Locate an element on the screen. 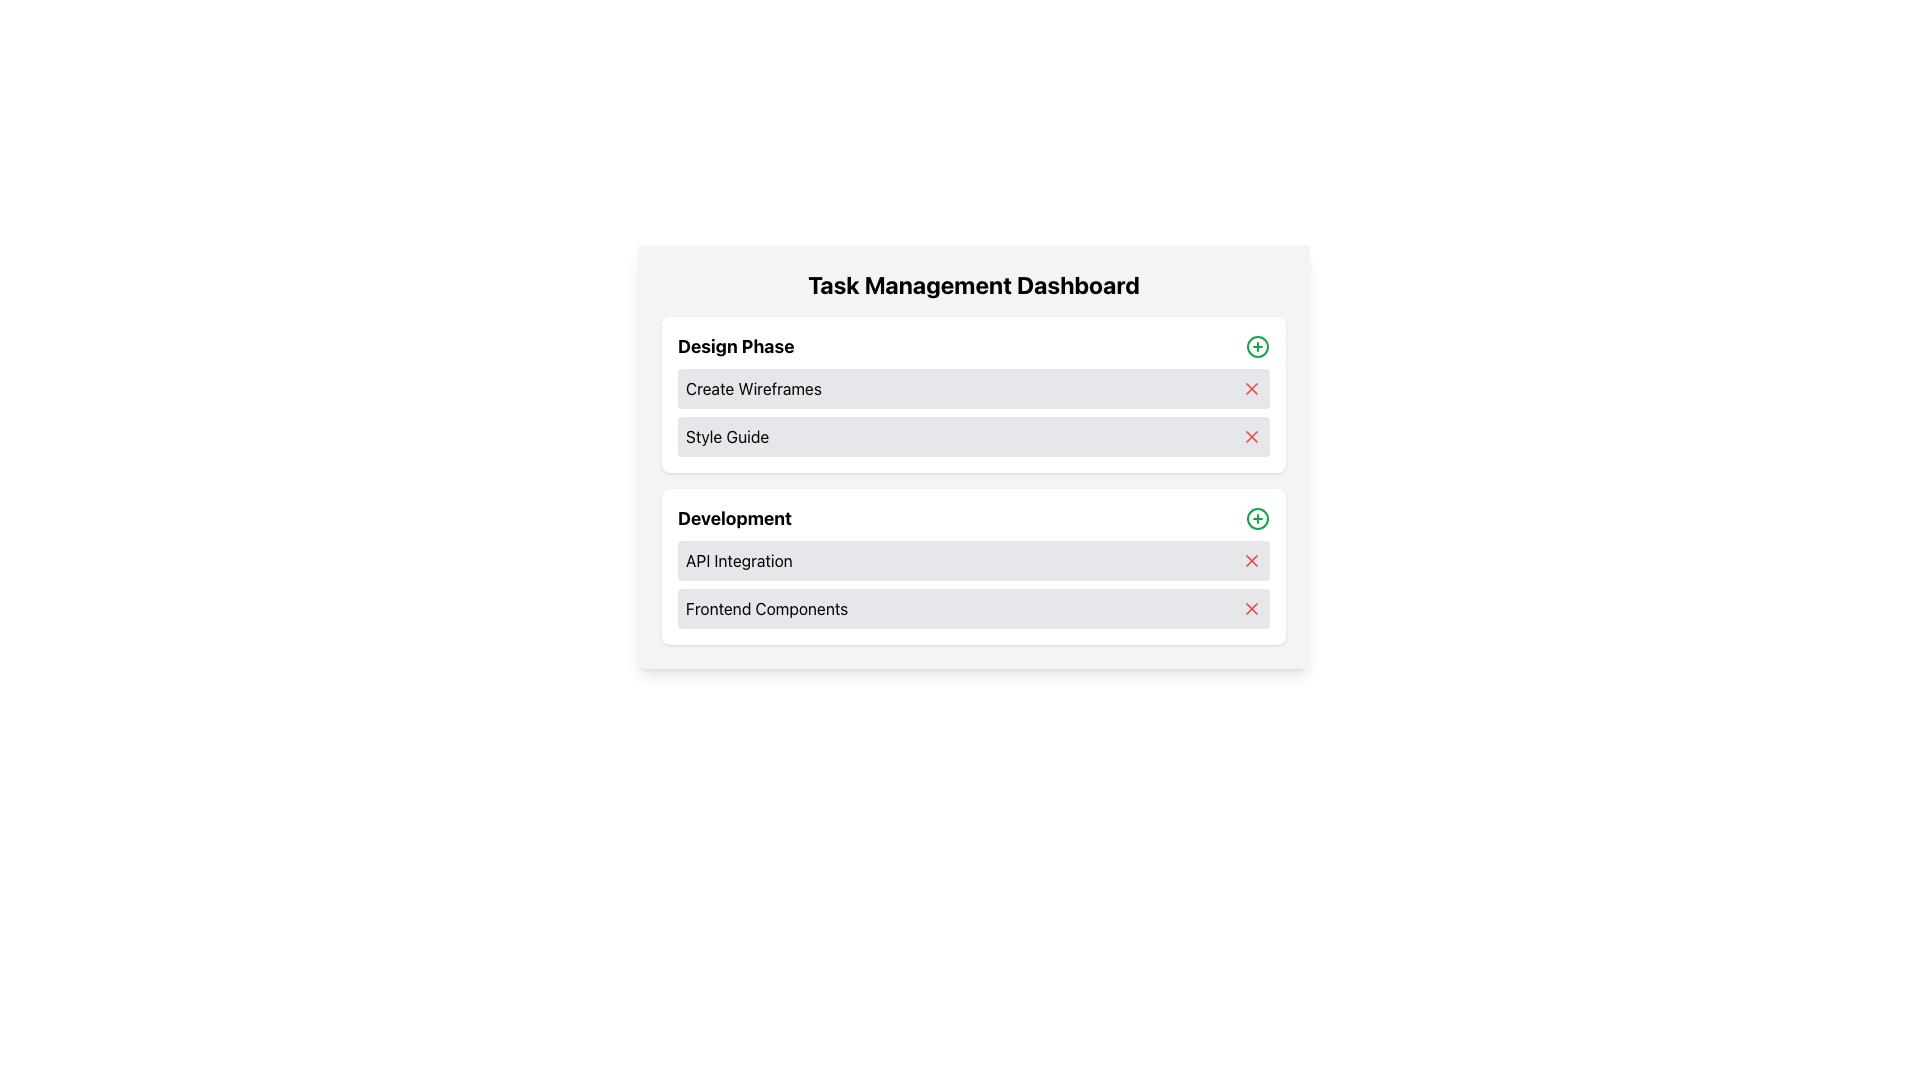 This screenshot has height=1080, width=1920. the delete or close button icon for the 'API Integration' task entry located on the far right of the task row in the 'Development' section of the main dashboard is located at coordinates (1251, 560).